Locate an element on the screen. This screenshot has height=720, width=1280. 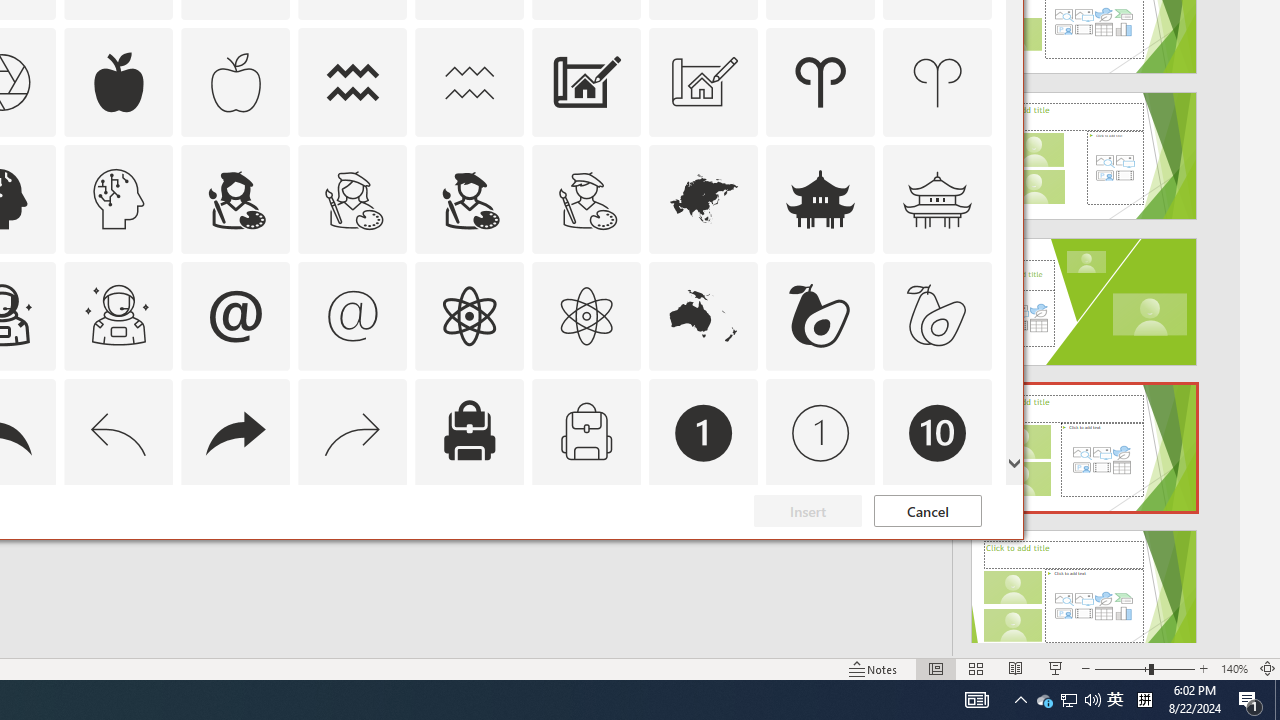
'AutomationID: Icons_Aries_M' is located at coordinates (937, 81).